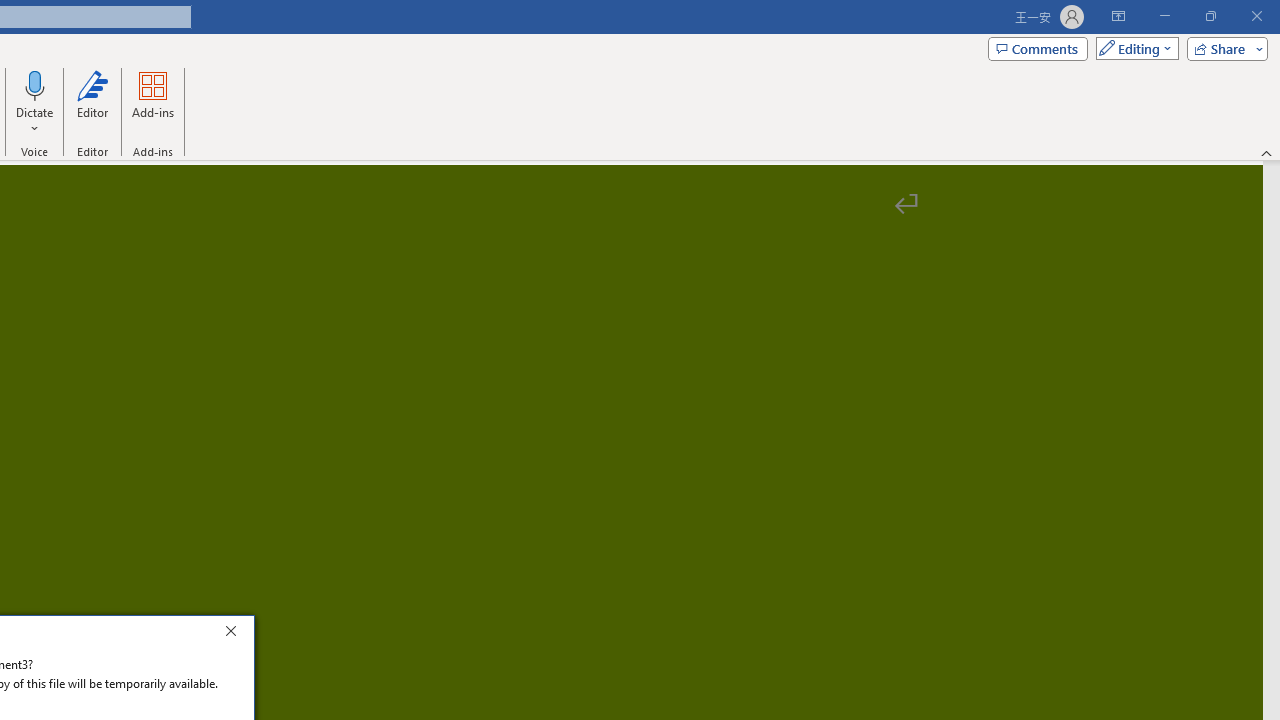  What do you see at coordinates (91, 103) in the screenshot?
I see `'Editor'` at bounding box center [91, 103].